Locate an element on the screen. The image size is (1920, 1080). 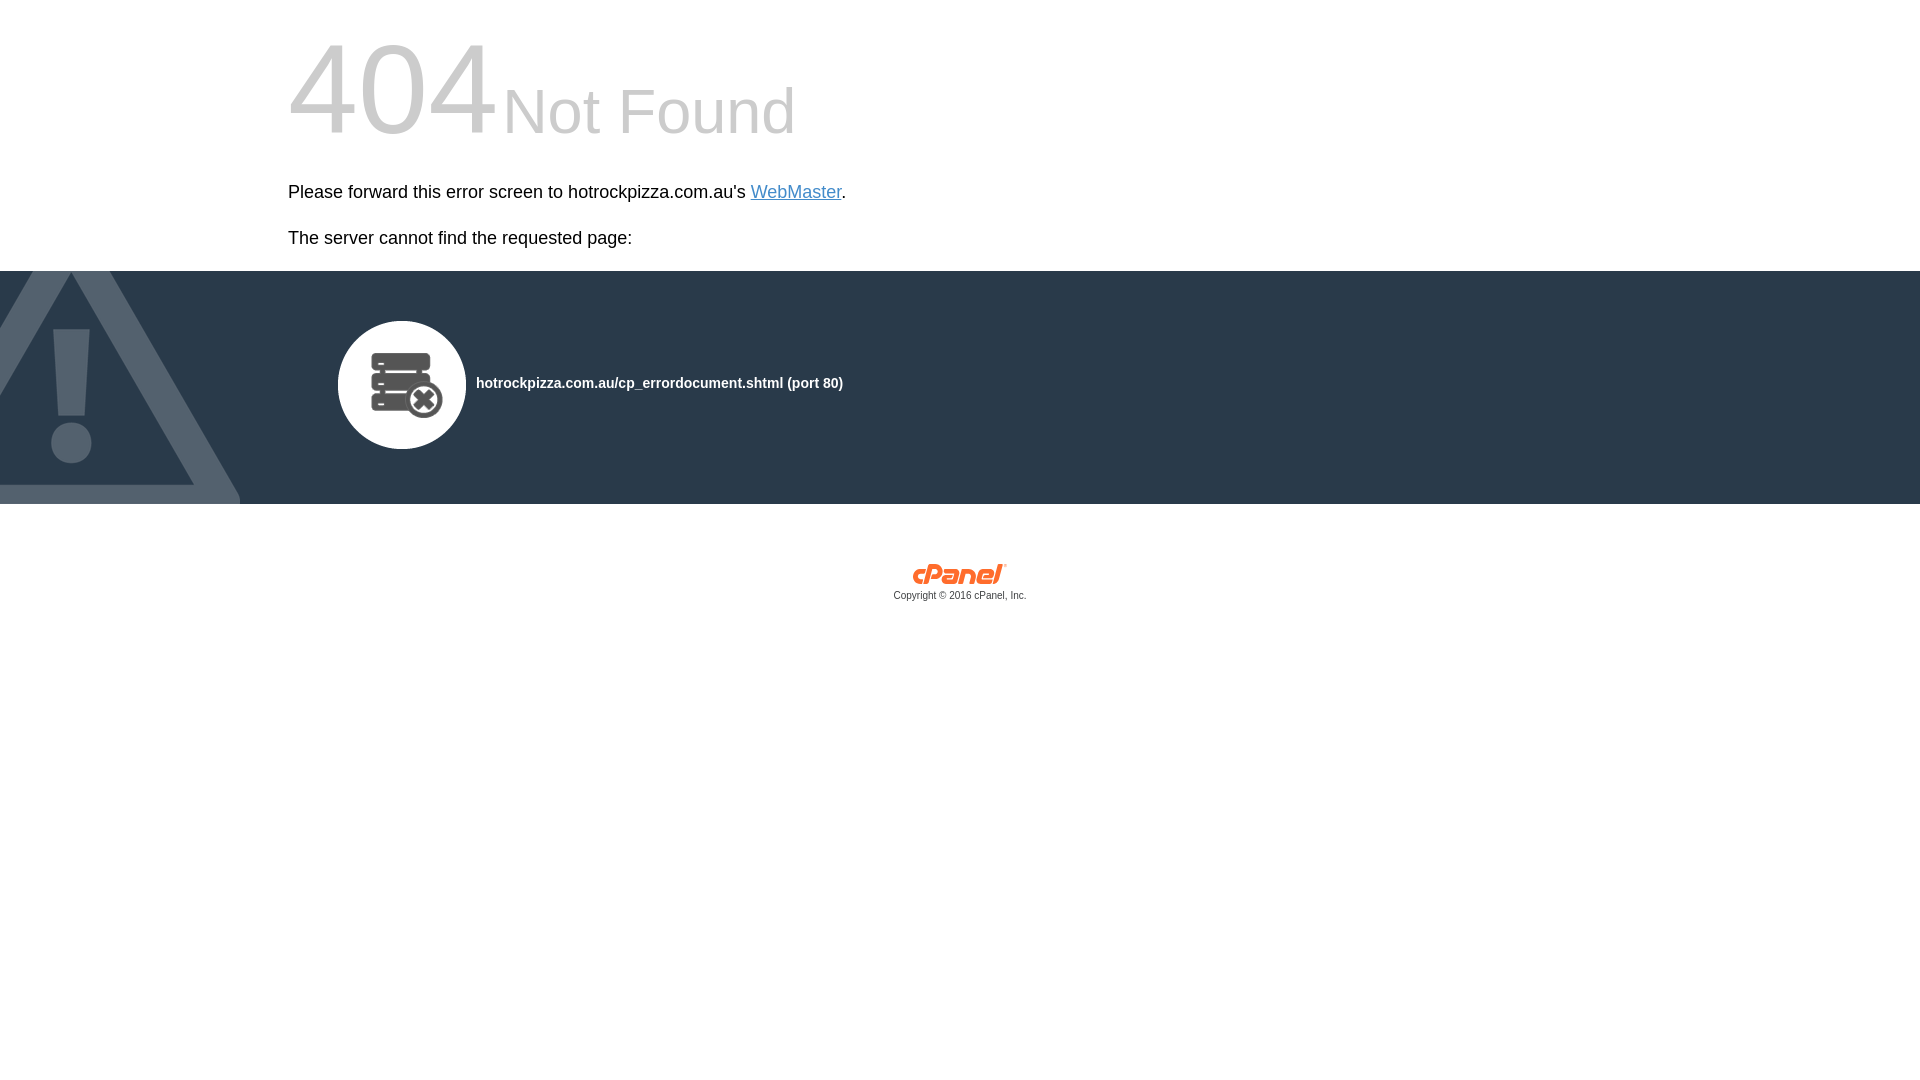
'WebMaster' is located at coordinates (795, 192).